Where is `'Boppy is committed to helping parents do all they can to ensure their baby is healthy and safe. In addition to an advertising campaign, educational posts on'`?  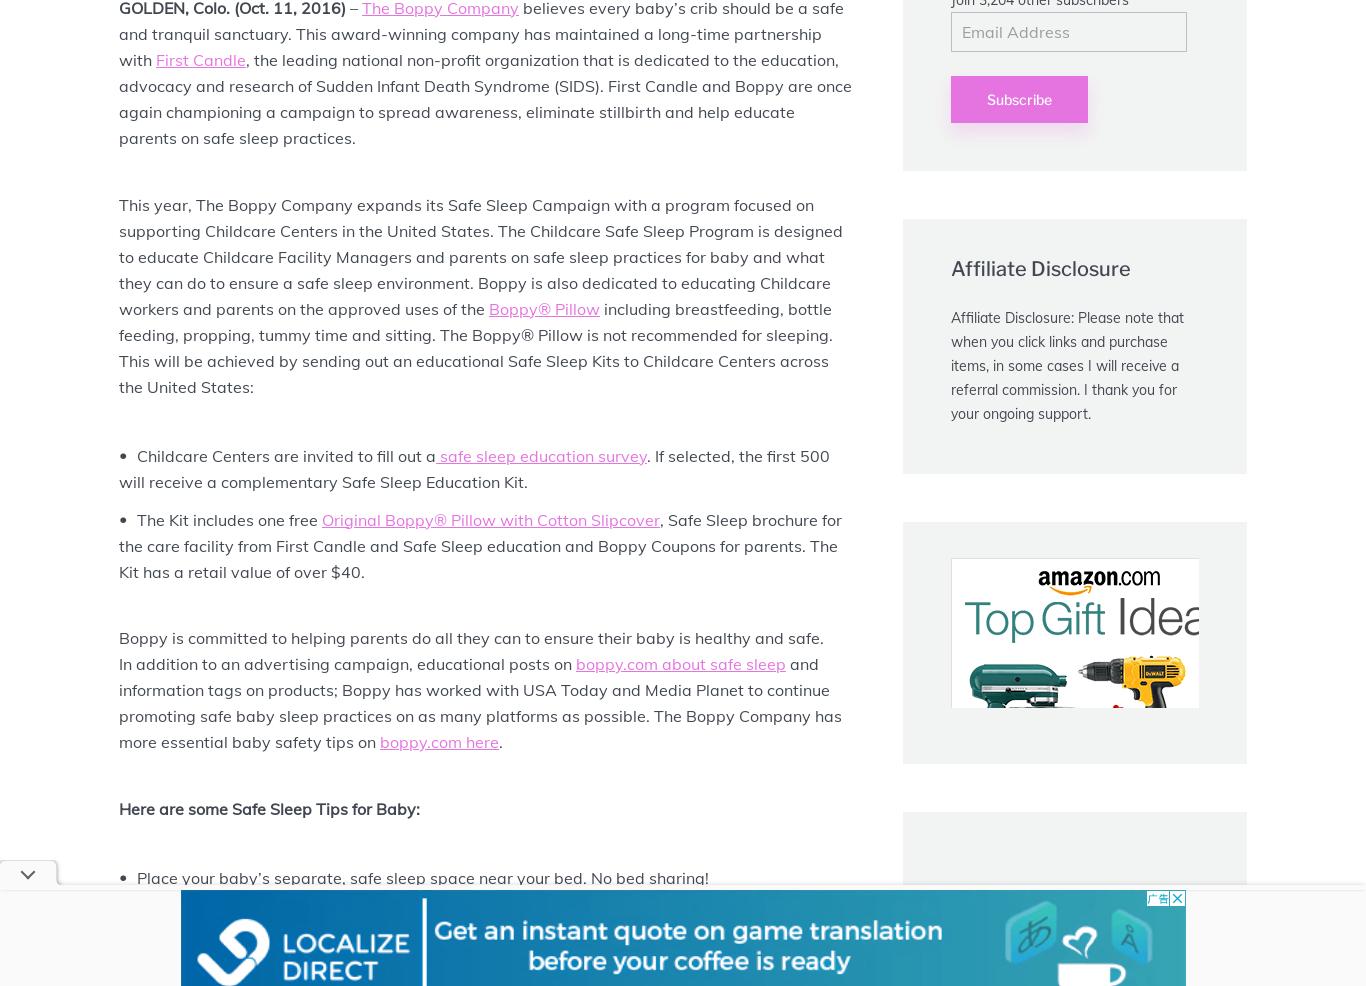
'Boppy is committed to helping parents do all they can to ensure their baby is healthy and safe. In addition to an advertising campaign, educational posts on' is located at coordinates (117, 650).